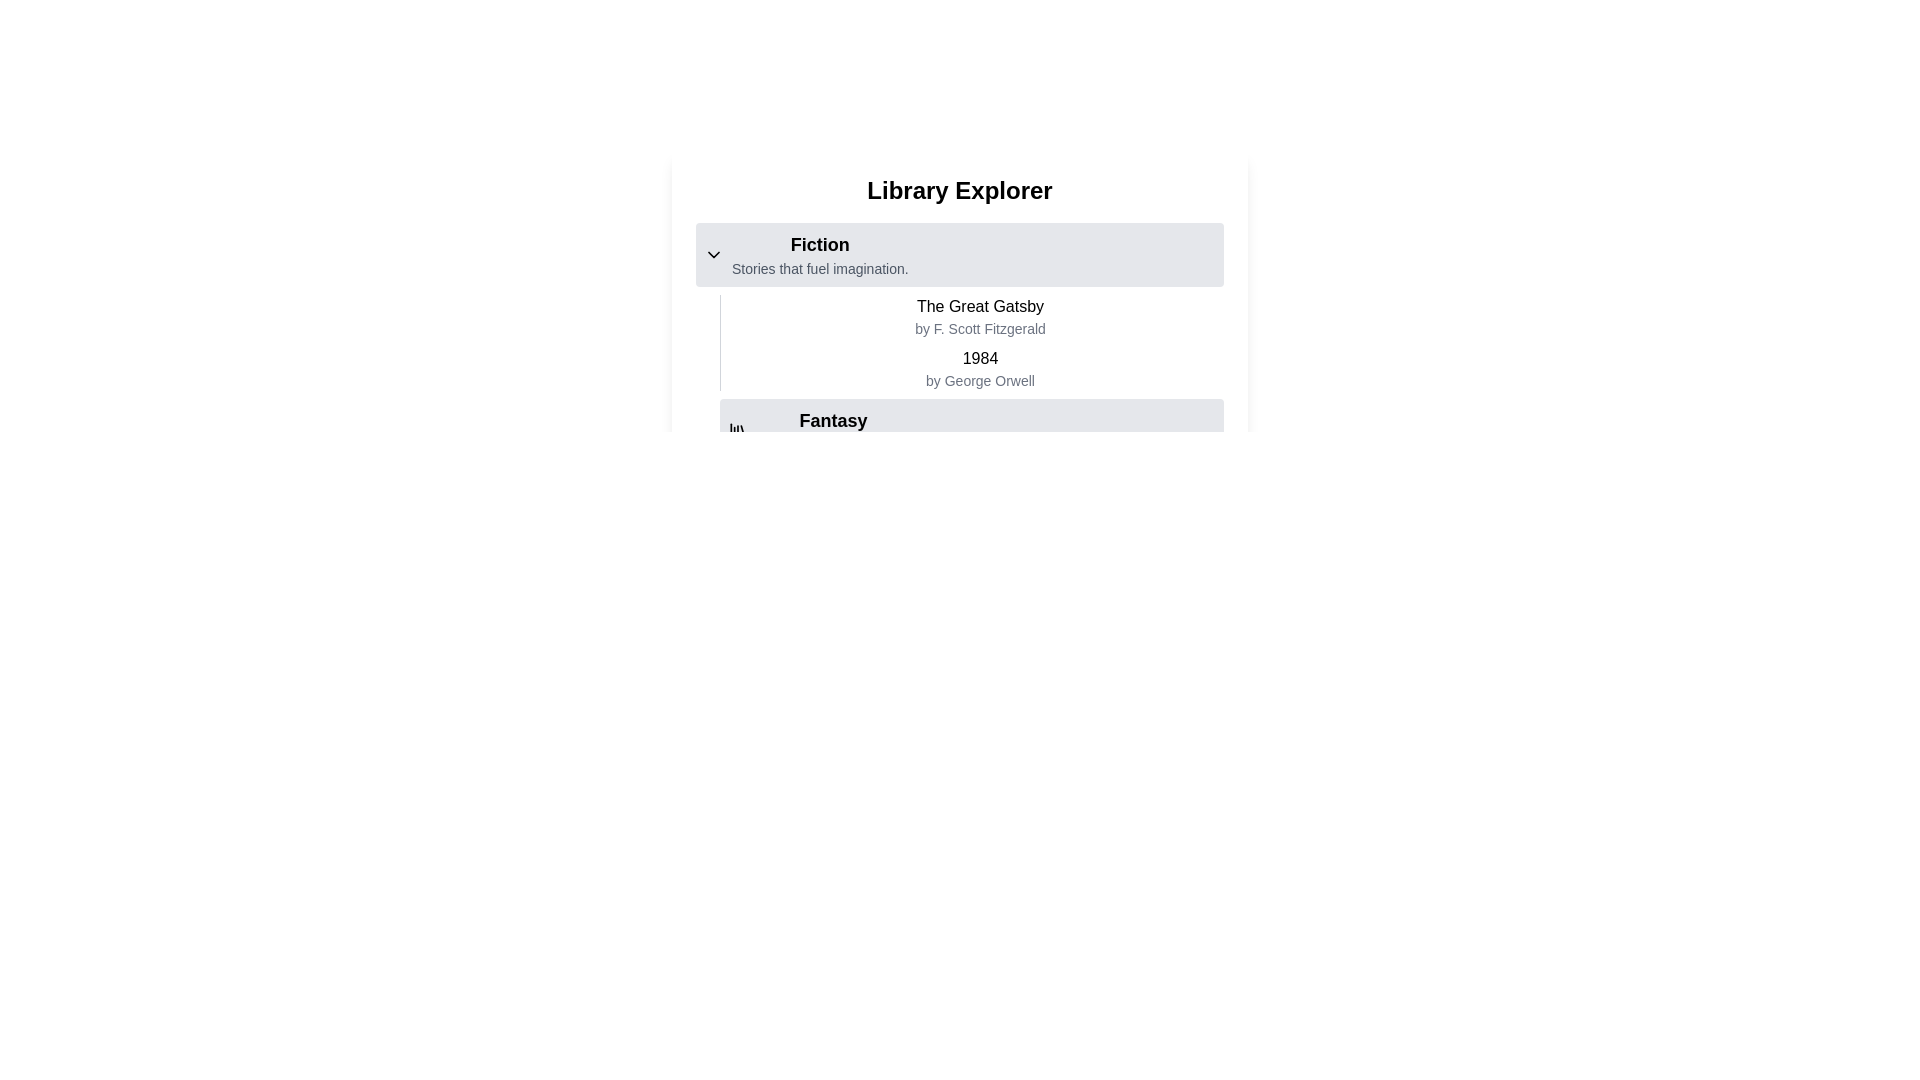 This screenshot has width=1920, height=1080. What do you see at coordinates (980, 327) in the screenshot?
I see `the static label indicating the author of the book 'The Great Gatsby', which is located under the title in the 'Fiction' category of the 'Library Explorer' interface` at bounding box center [980, 327].